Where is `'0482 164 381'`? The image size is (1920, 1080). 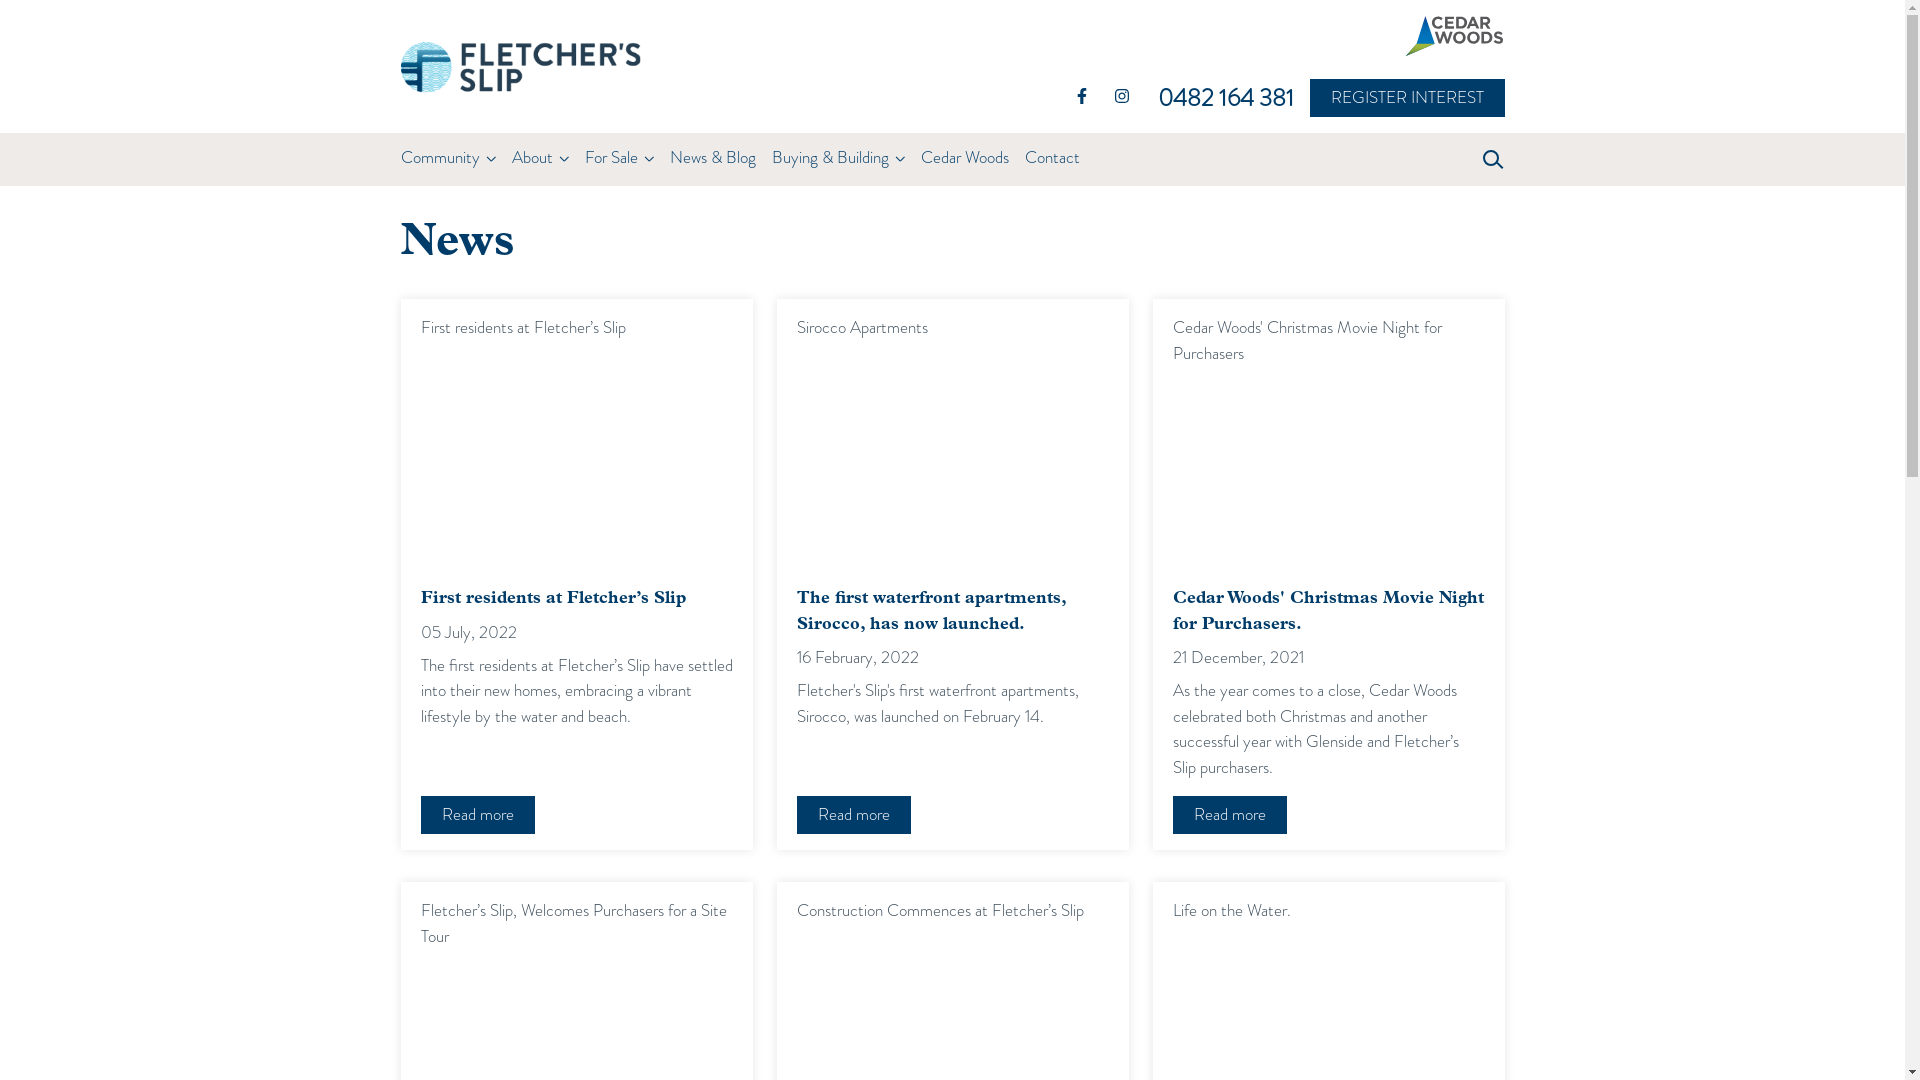
'0482 164 381' is located at coordinates (1232, 97).